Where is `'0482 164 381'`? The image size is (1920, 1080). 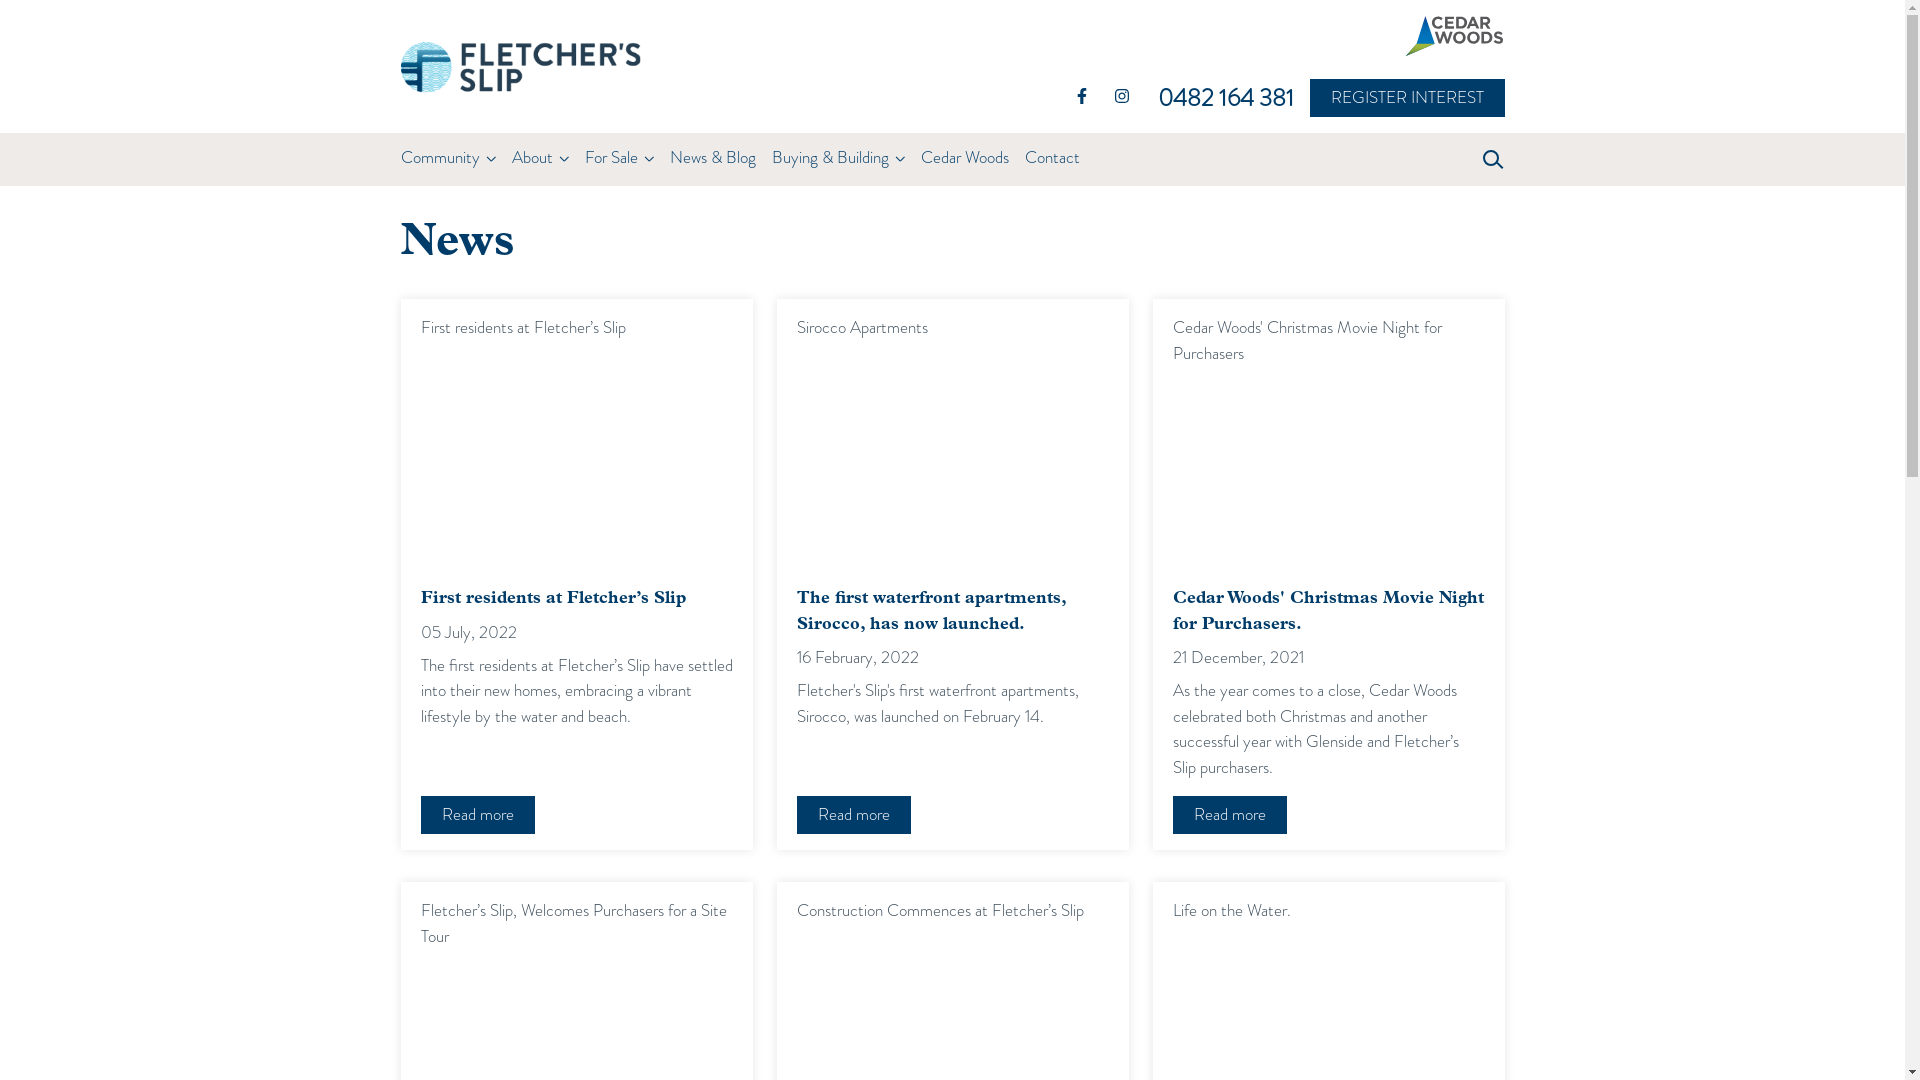
'0482 164 381' is located at coordinates (1232, 97).